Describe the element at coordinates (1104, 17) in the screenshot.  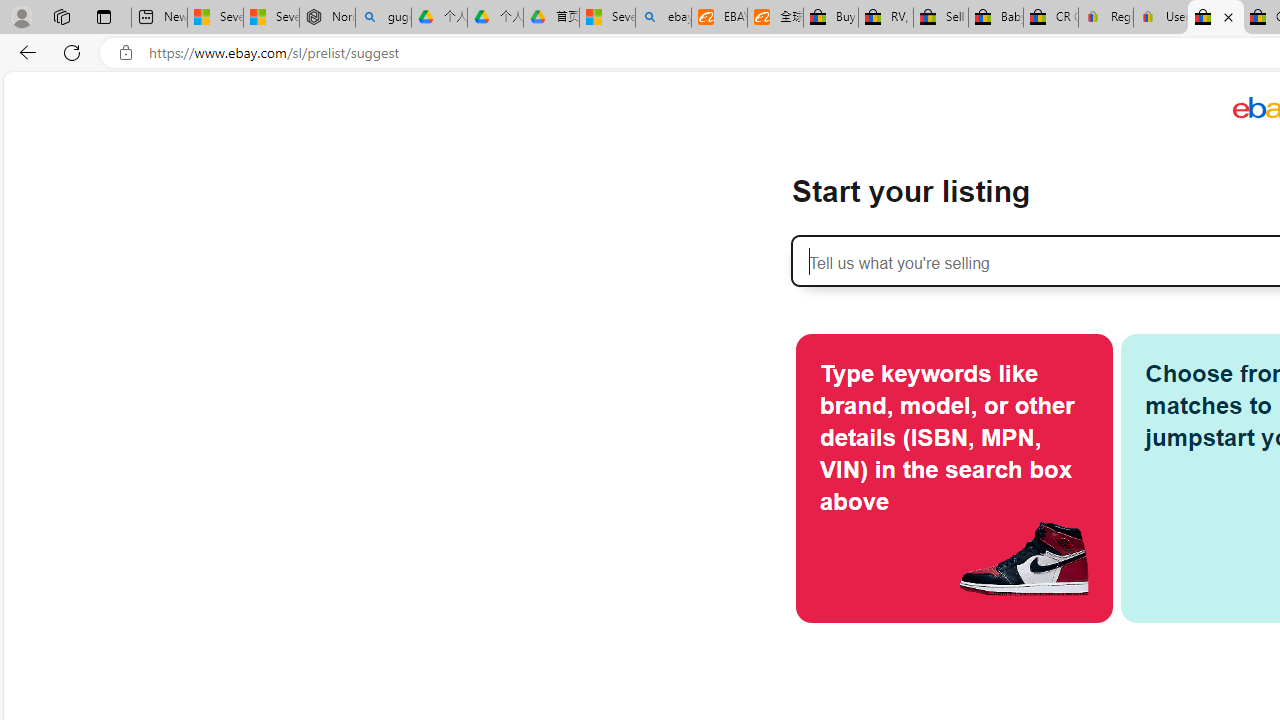
I see `'Register: Create a personal eBay account'` at that location.